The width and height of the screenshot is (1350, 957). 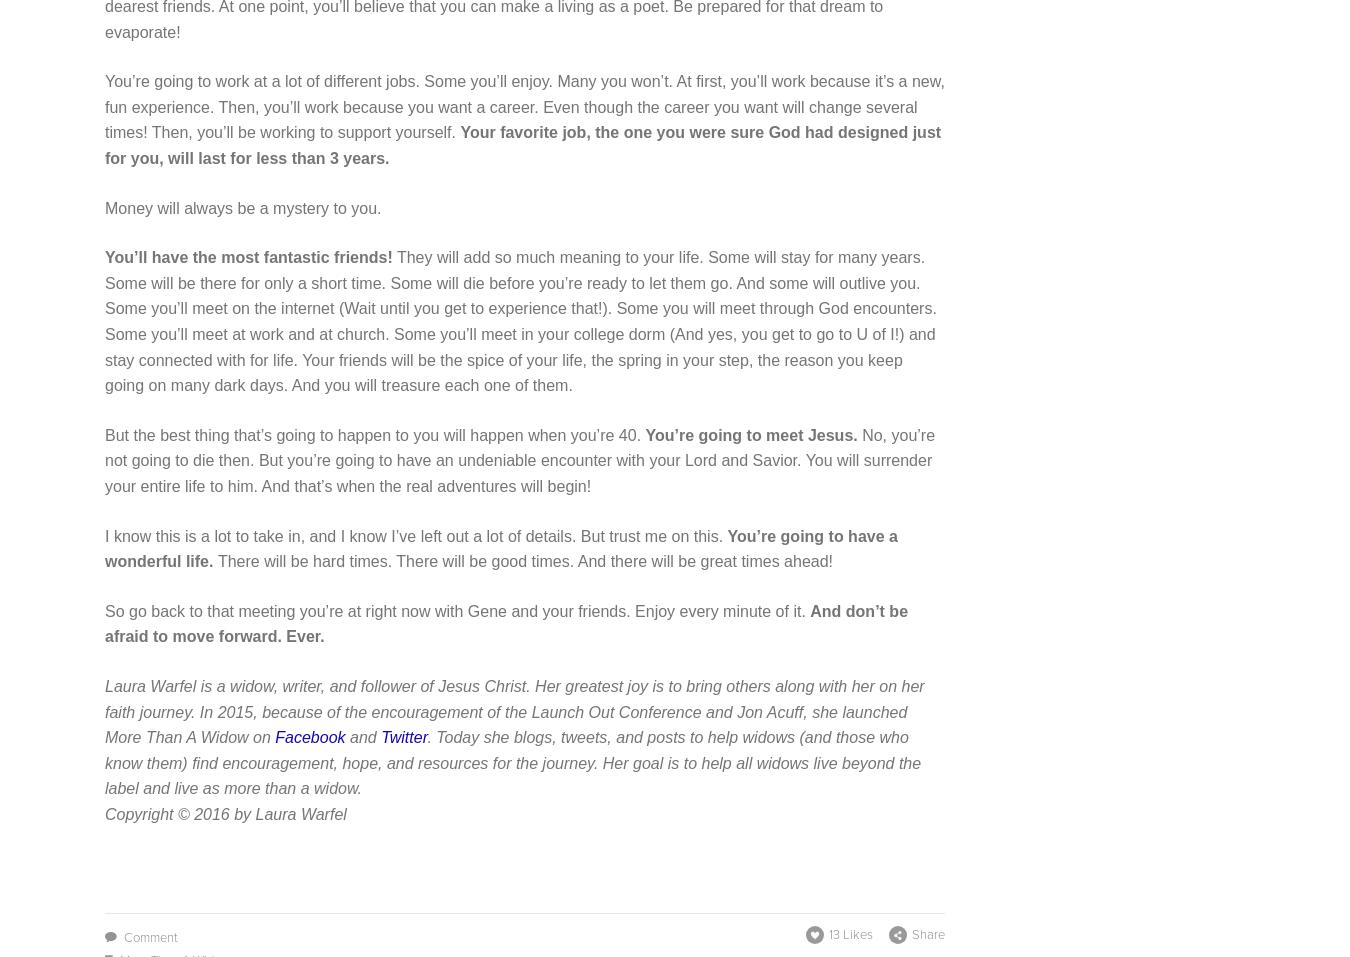 What do you see at coordinates (363, 737) in the screenshot?
I see `'and'` at bounding box center [363, 737].